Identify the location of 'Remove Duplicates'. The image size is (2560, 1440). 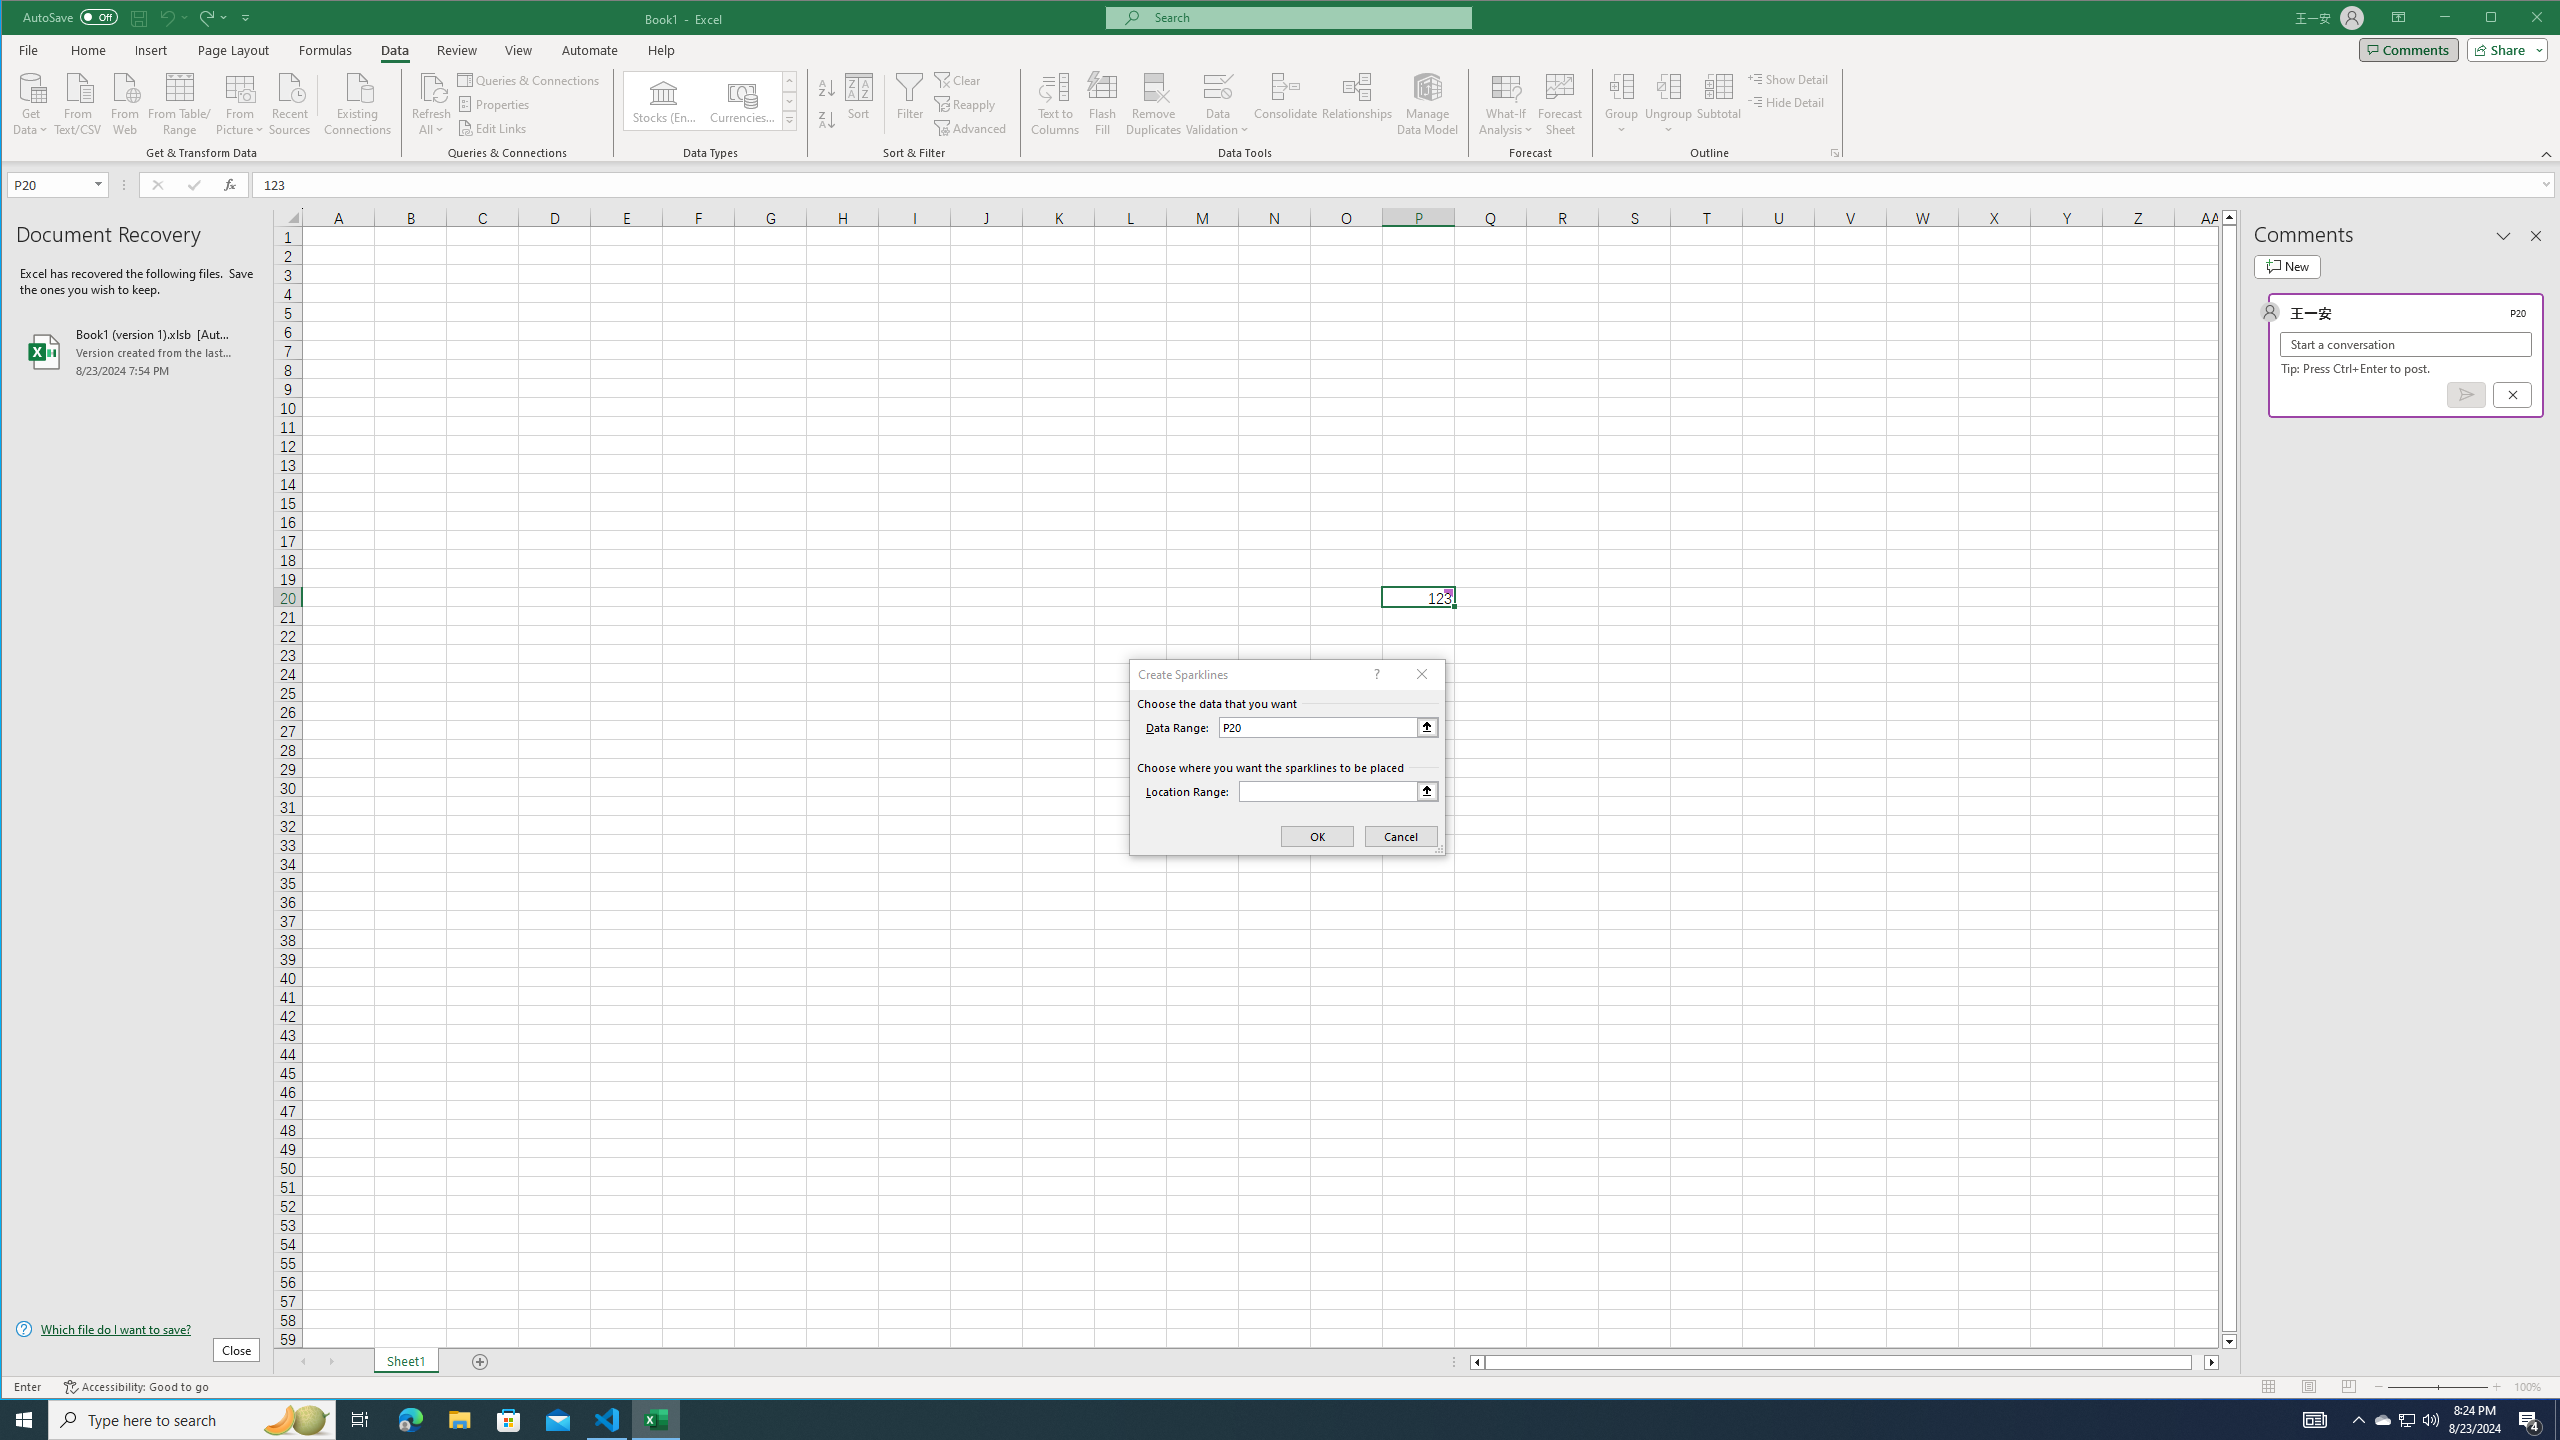
(1153, 103).